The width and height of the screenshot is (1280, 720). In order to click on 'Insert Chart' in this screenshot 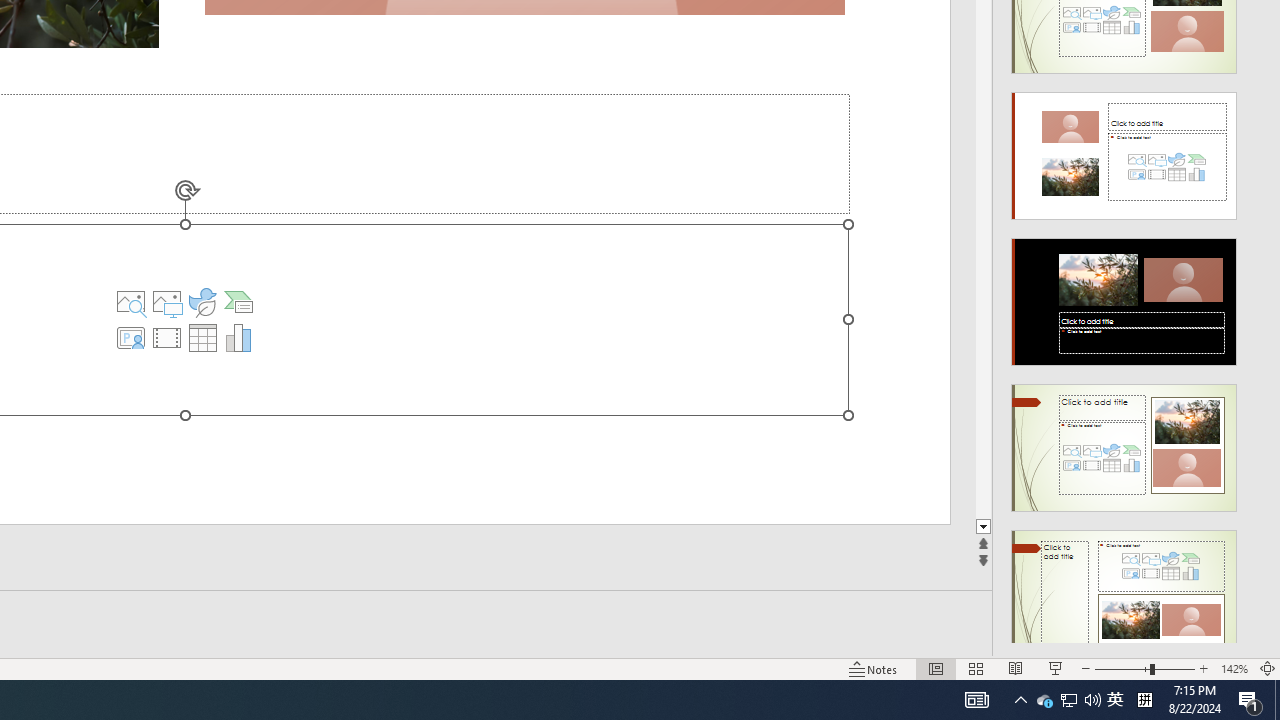, I will do `click(202, 337)`.